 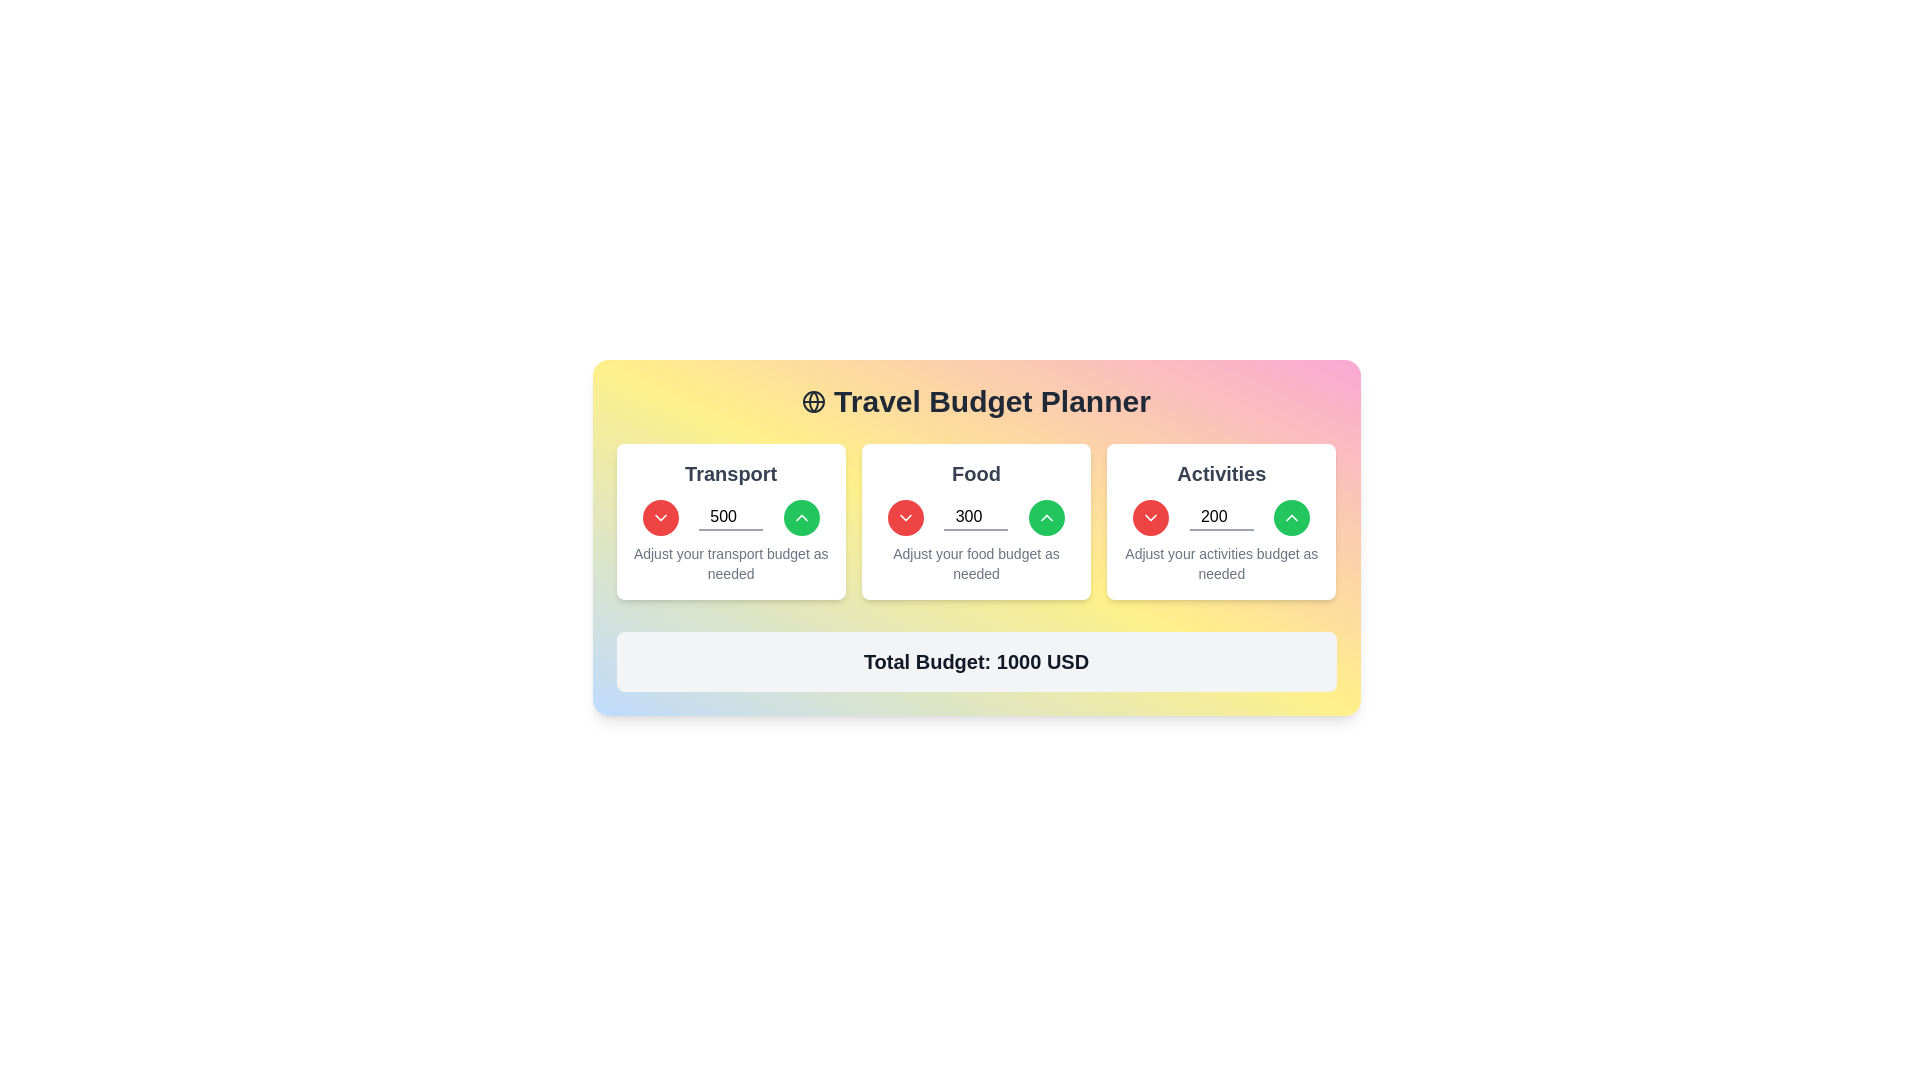 What do you see at coordinates (976, 474) in the screenshot?
I see `the text label displaying the word 'food', which is bold, capitalized, and distinctively styled in a darker shade of gray, located in the second card of the 'Travel Budget Planner' section` at bounding box center [976, 474].